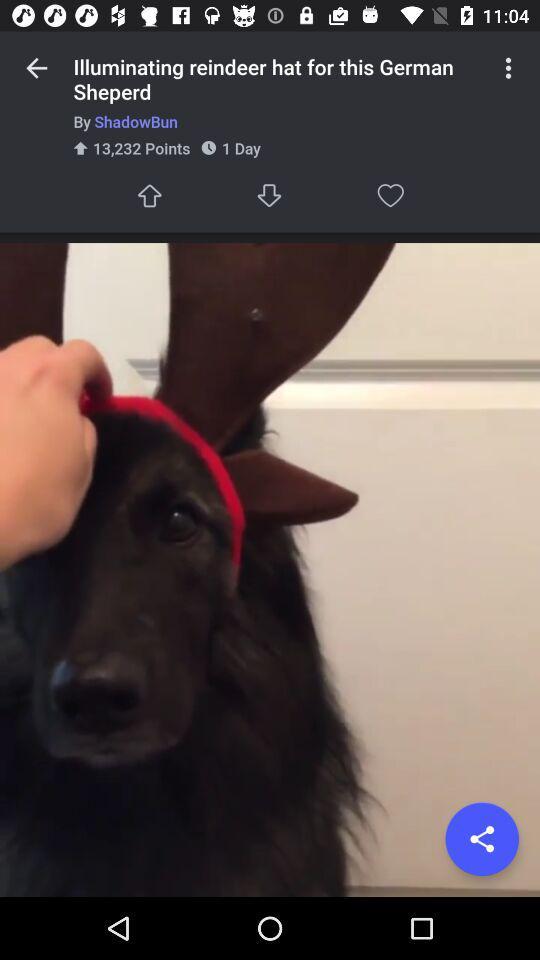 The width and height of the screenshot is (540, 960). I want to click on the icon to the left of the illuminating reindeer hat item, so click(36, 68).